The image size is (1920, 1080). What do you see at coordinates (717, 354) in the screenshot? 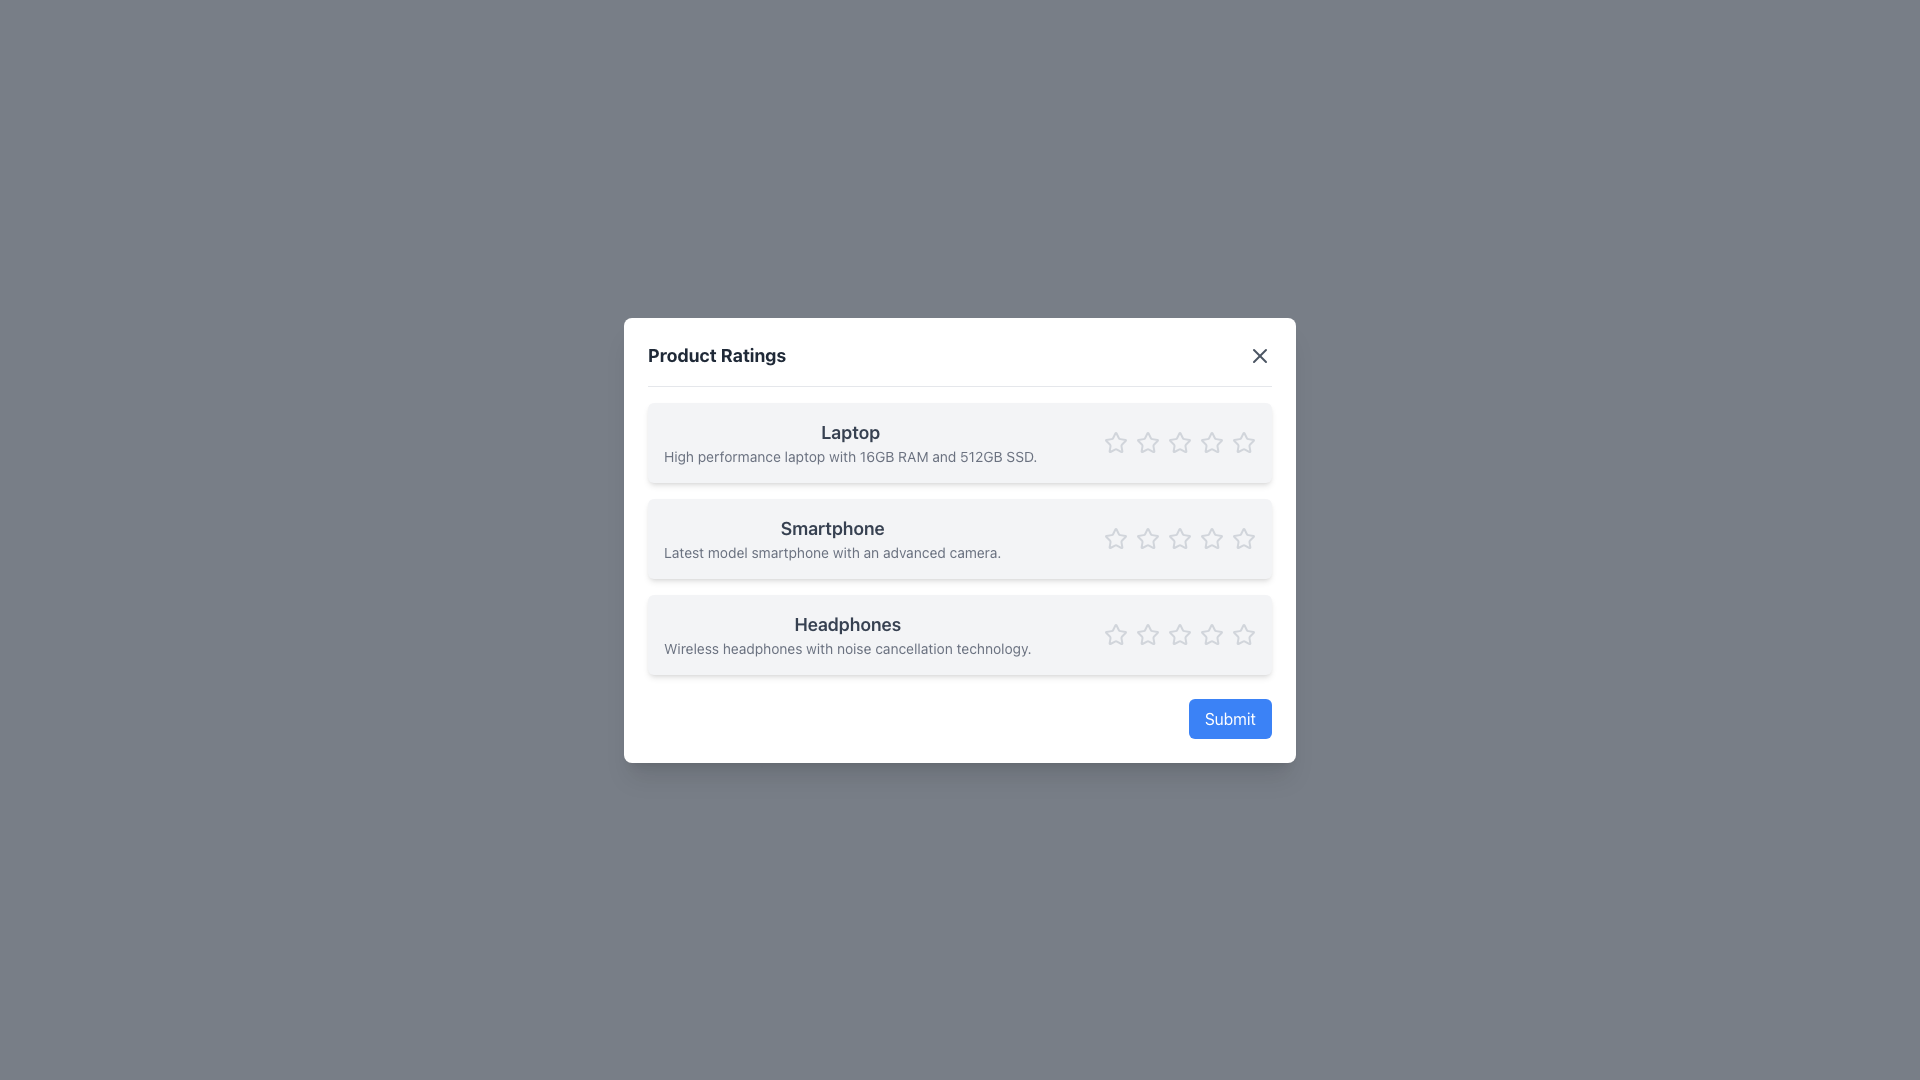
I see `text label that serves as a heading for the section related to product ratings, positioned at the top-left of the interface` at bounding box center [717, 354].